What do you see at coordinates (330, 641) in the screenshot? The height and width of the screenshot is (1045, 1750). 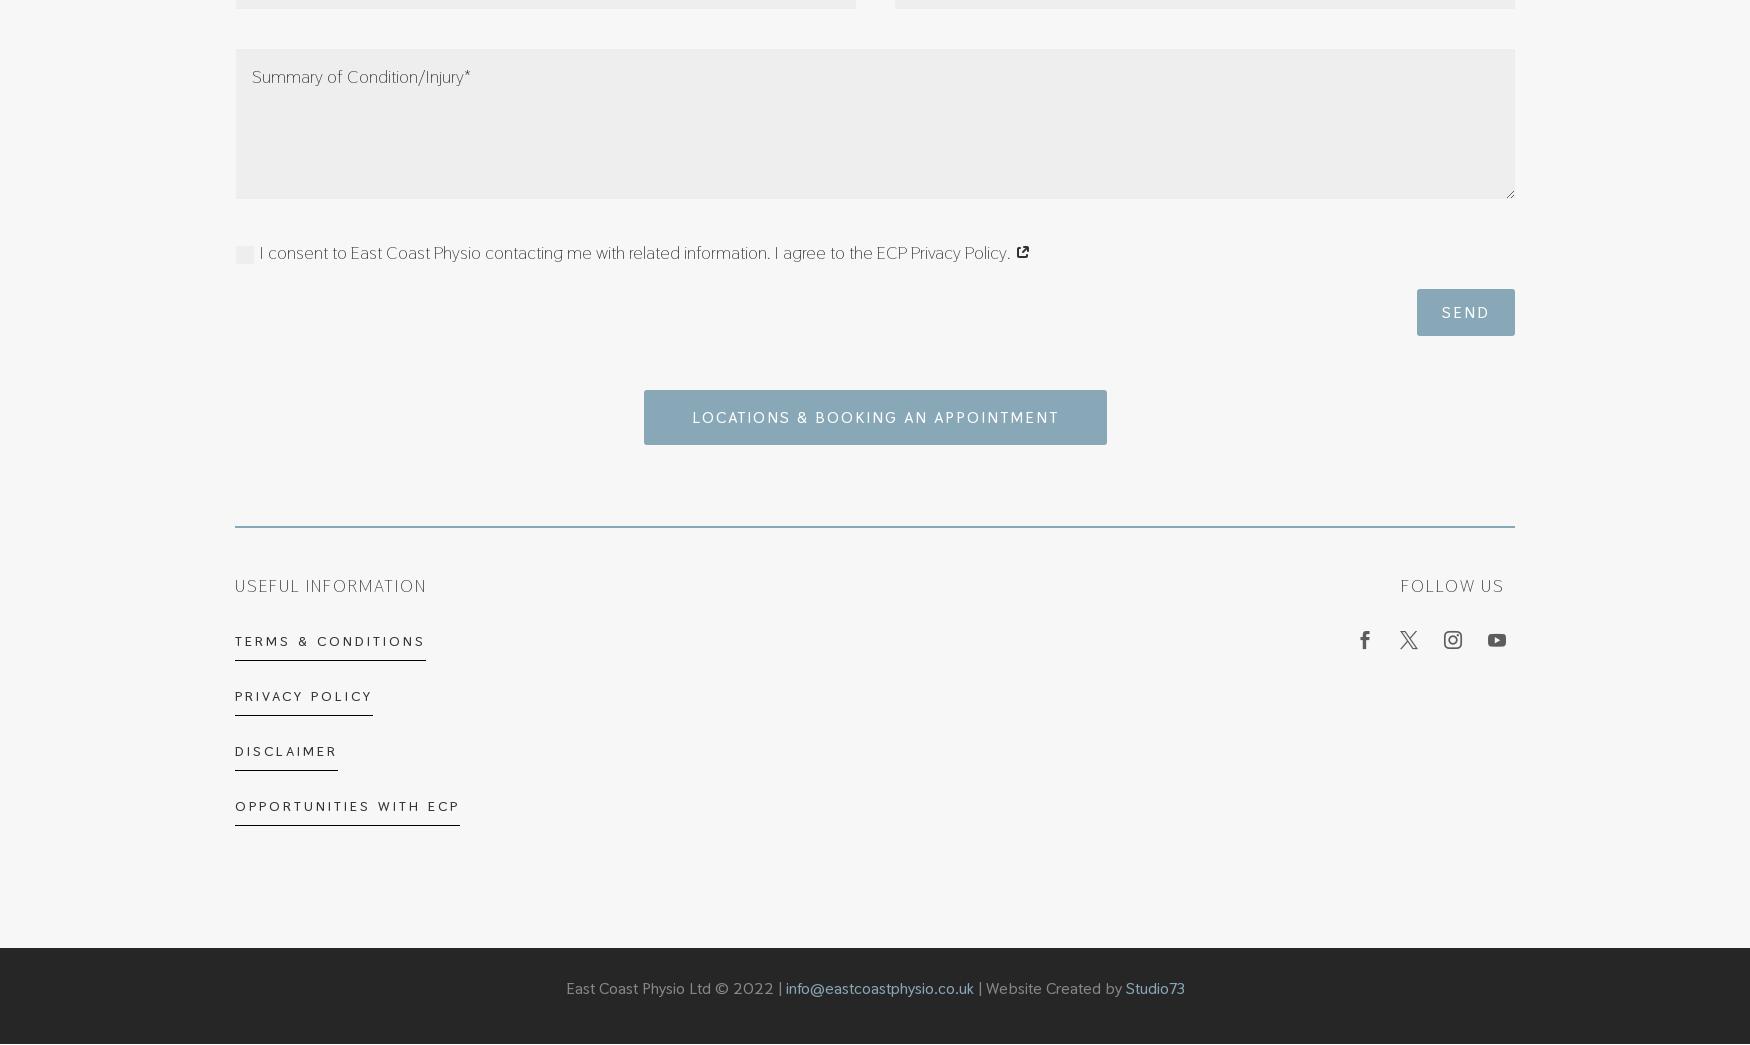 I see `'Terms & Conditions'` at bounding box center [330, 641].